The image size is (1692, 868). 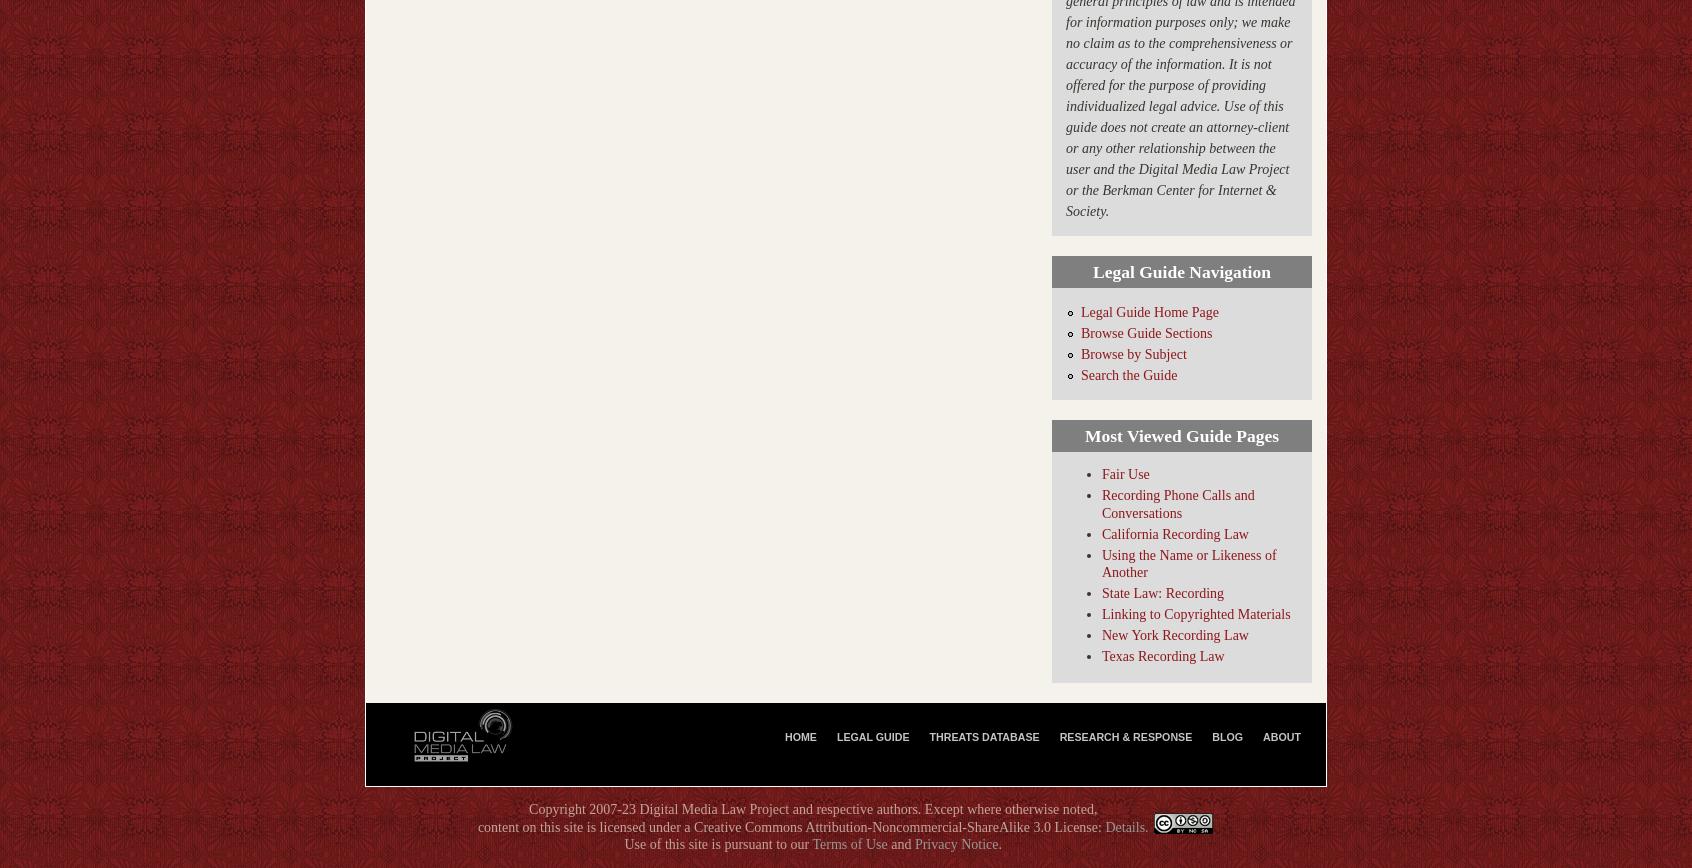 What do you see at coordinates (716, 844) in the screenshot?
I see `'Use of this site is pursuant to our'` at bounding box center [716, 844].